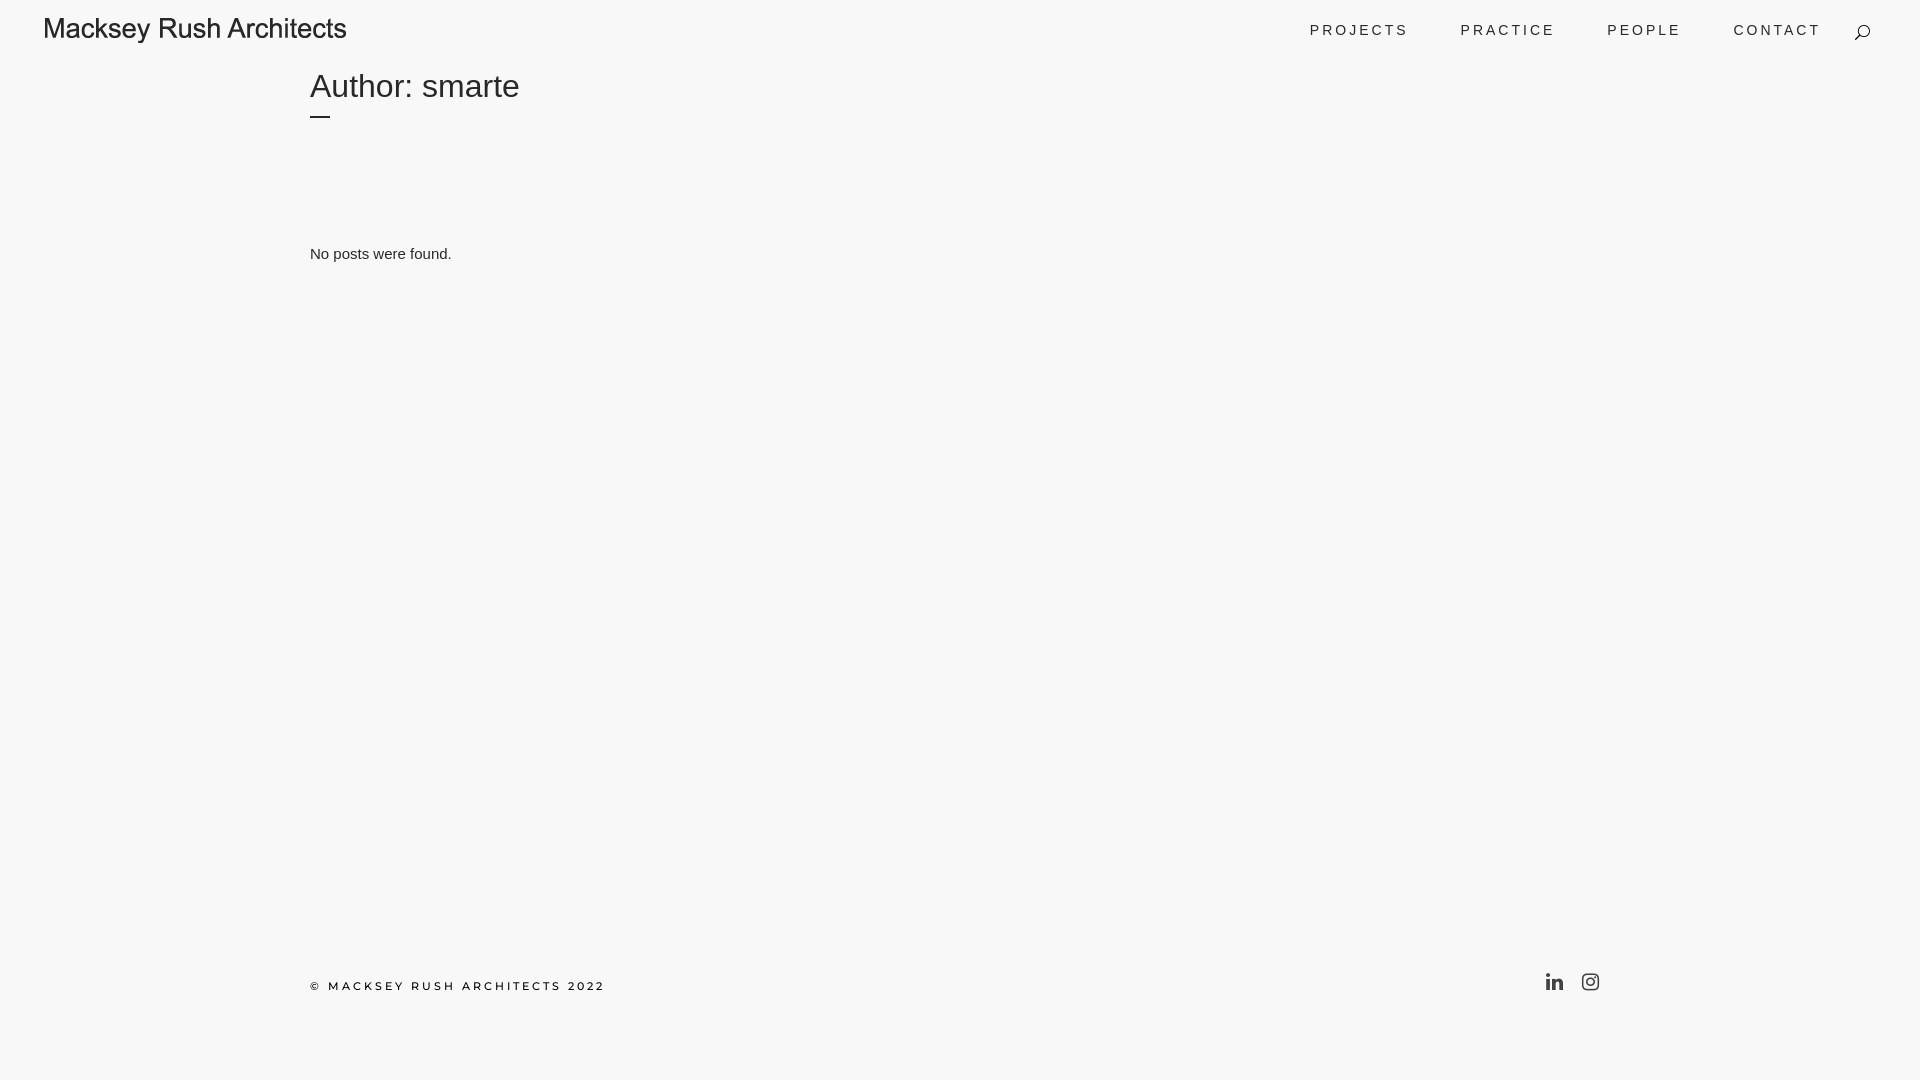  What do you see at coordinates (1643, 30) in the screenshot?
I see `'PEOPLE'` at bounding box center [1643, 30].